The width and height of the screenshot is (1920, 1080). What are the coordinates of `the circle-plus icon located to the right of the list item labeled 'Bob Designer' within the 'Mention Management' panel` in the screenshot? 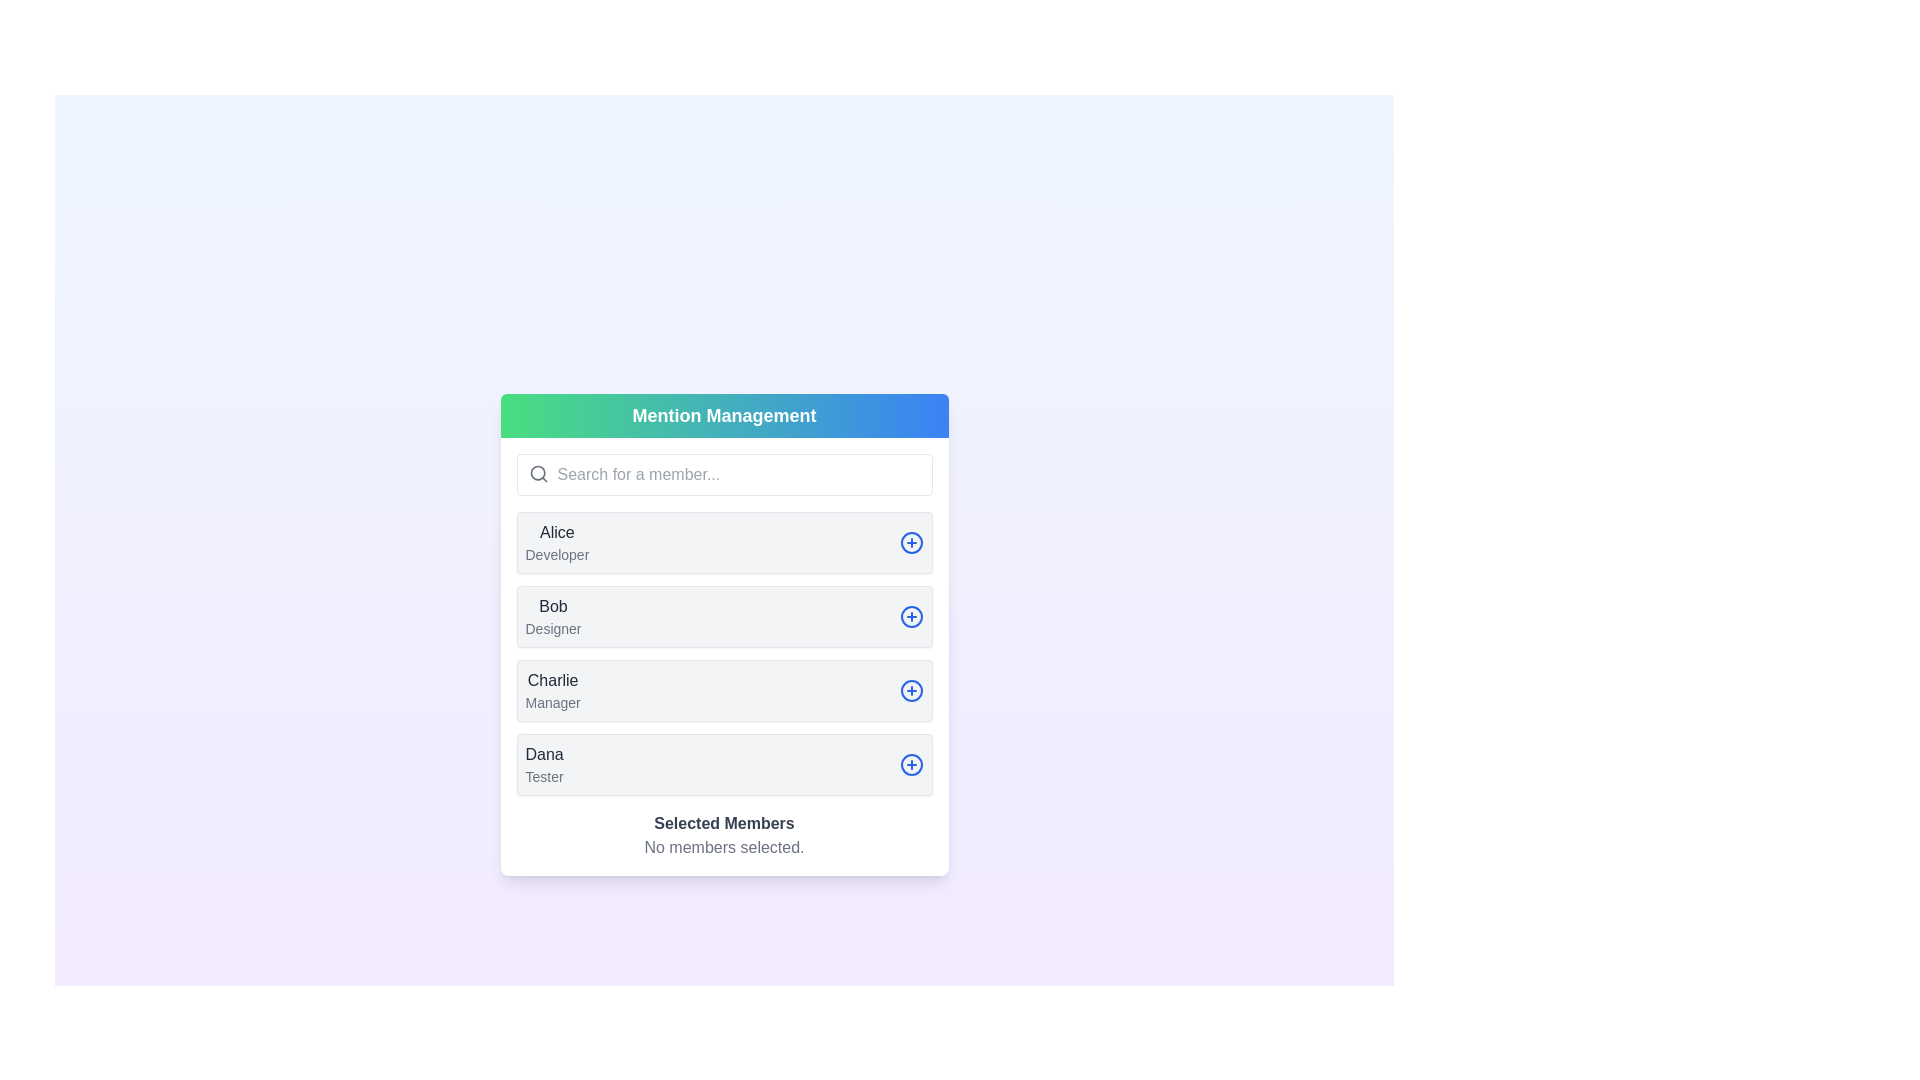 It's located at (910, 616).